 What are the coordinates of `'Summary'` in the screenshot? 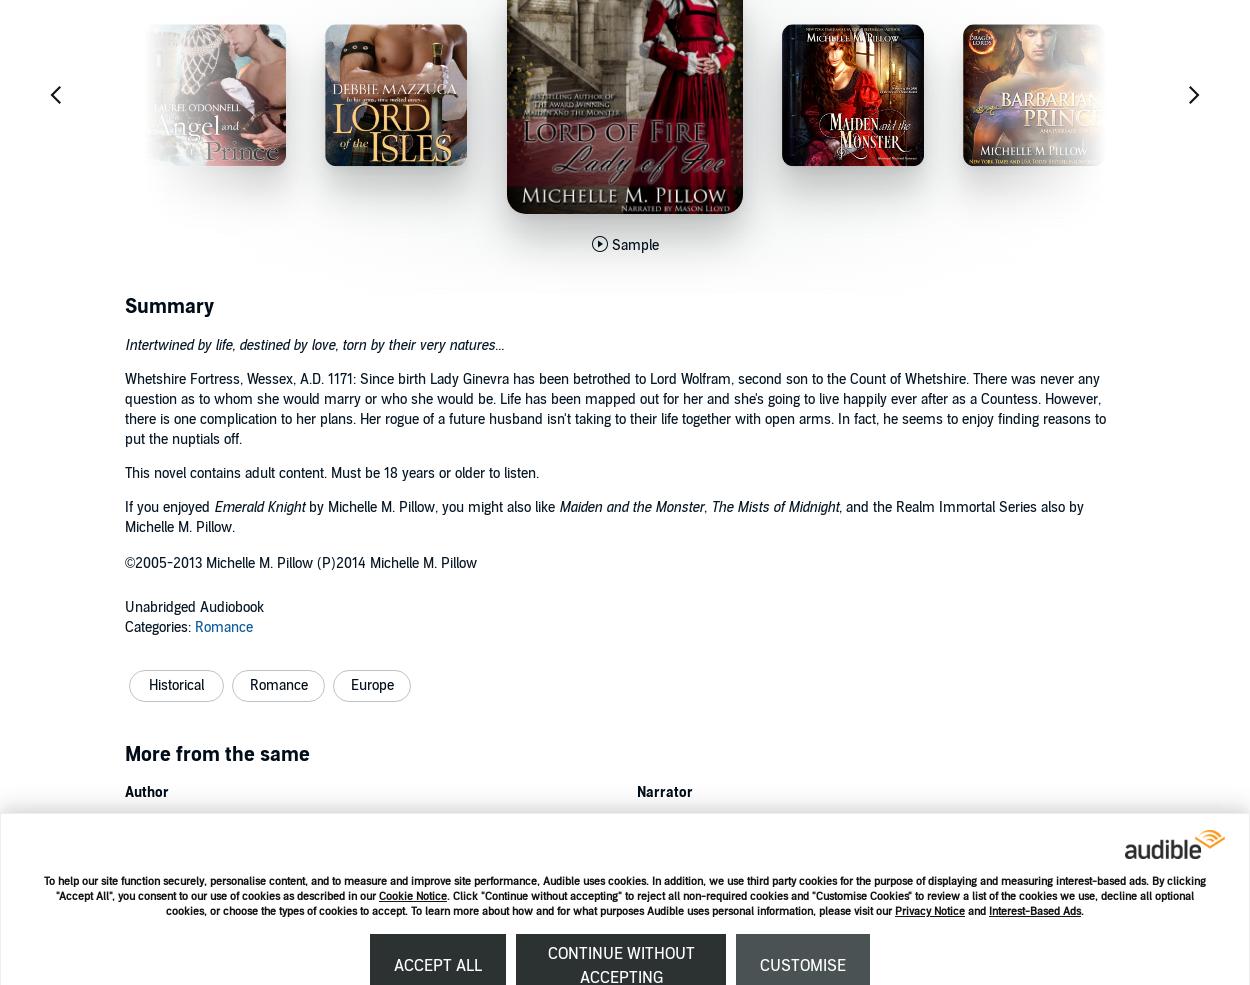 It's located at (169, 307).